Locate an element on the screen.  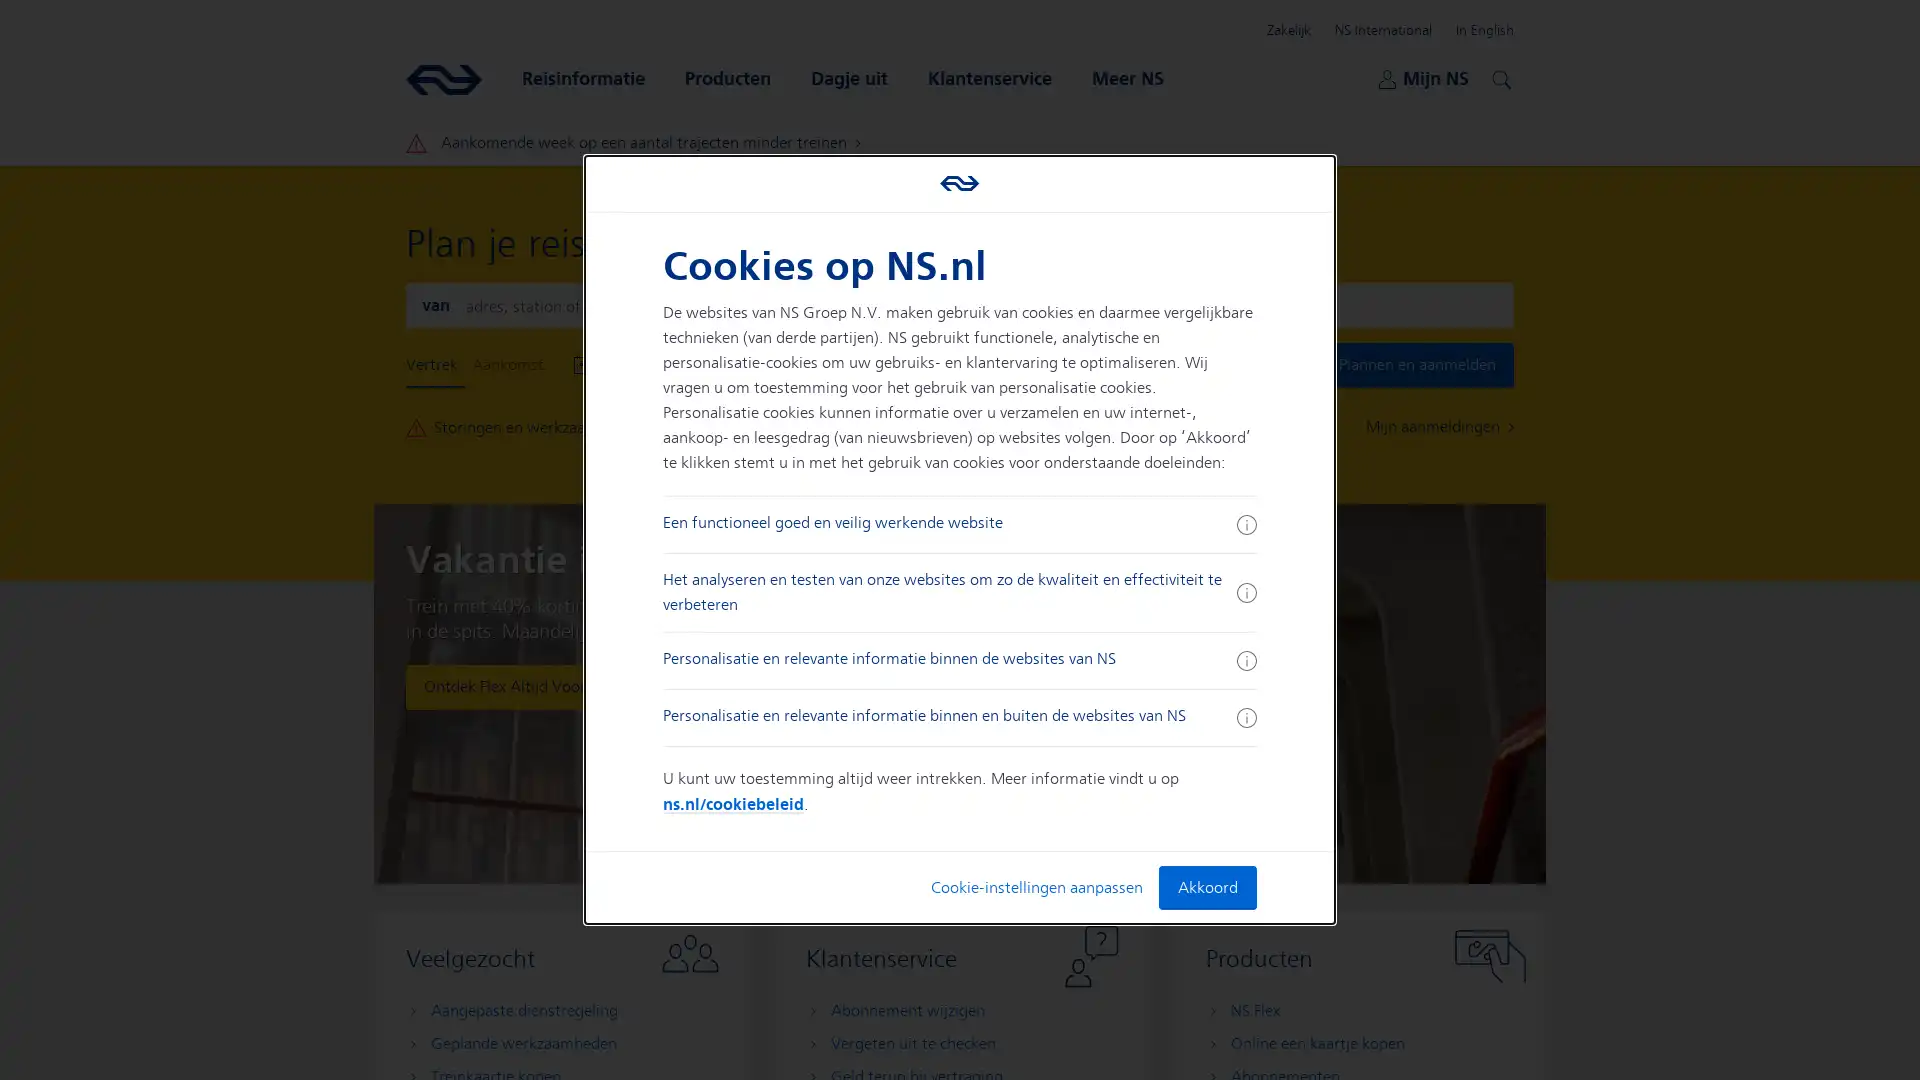
Dagje uit Open submenu is located at coordinates (849, 77).